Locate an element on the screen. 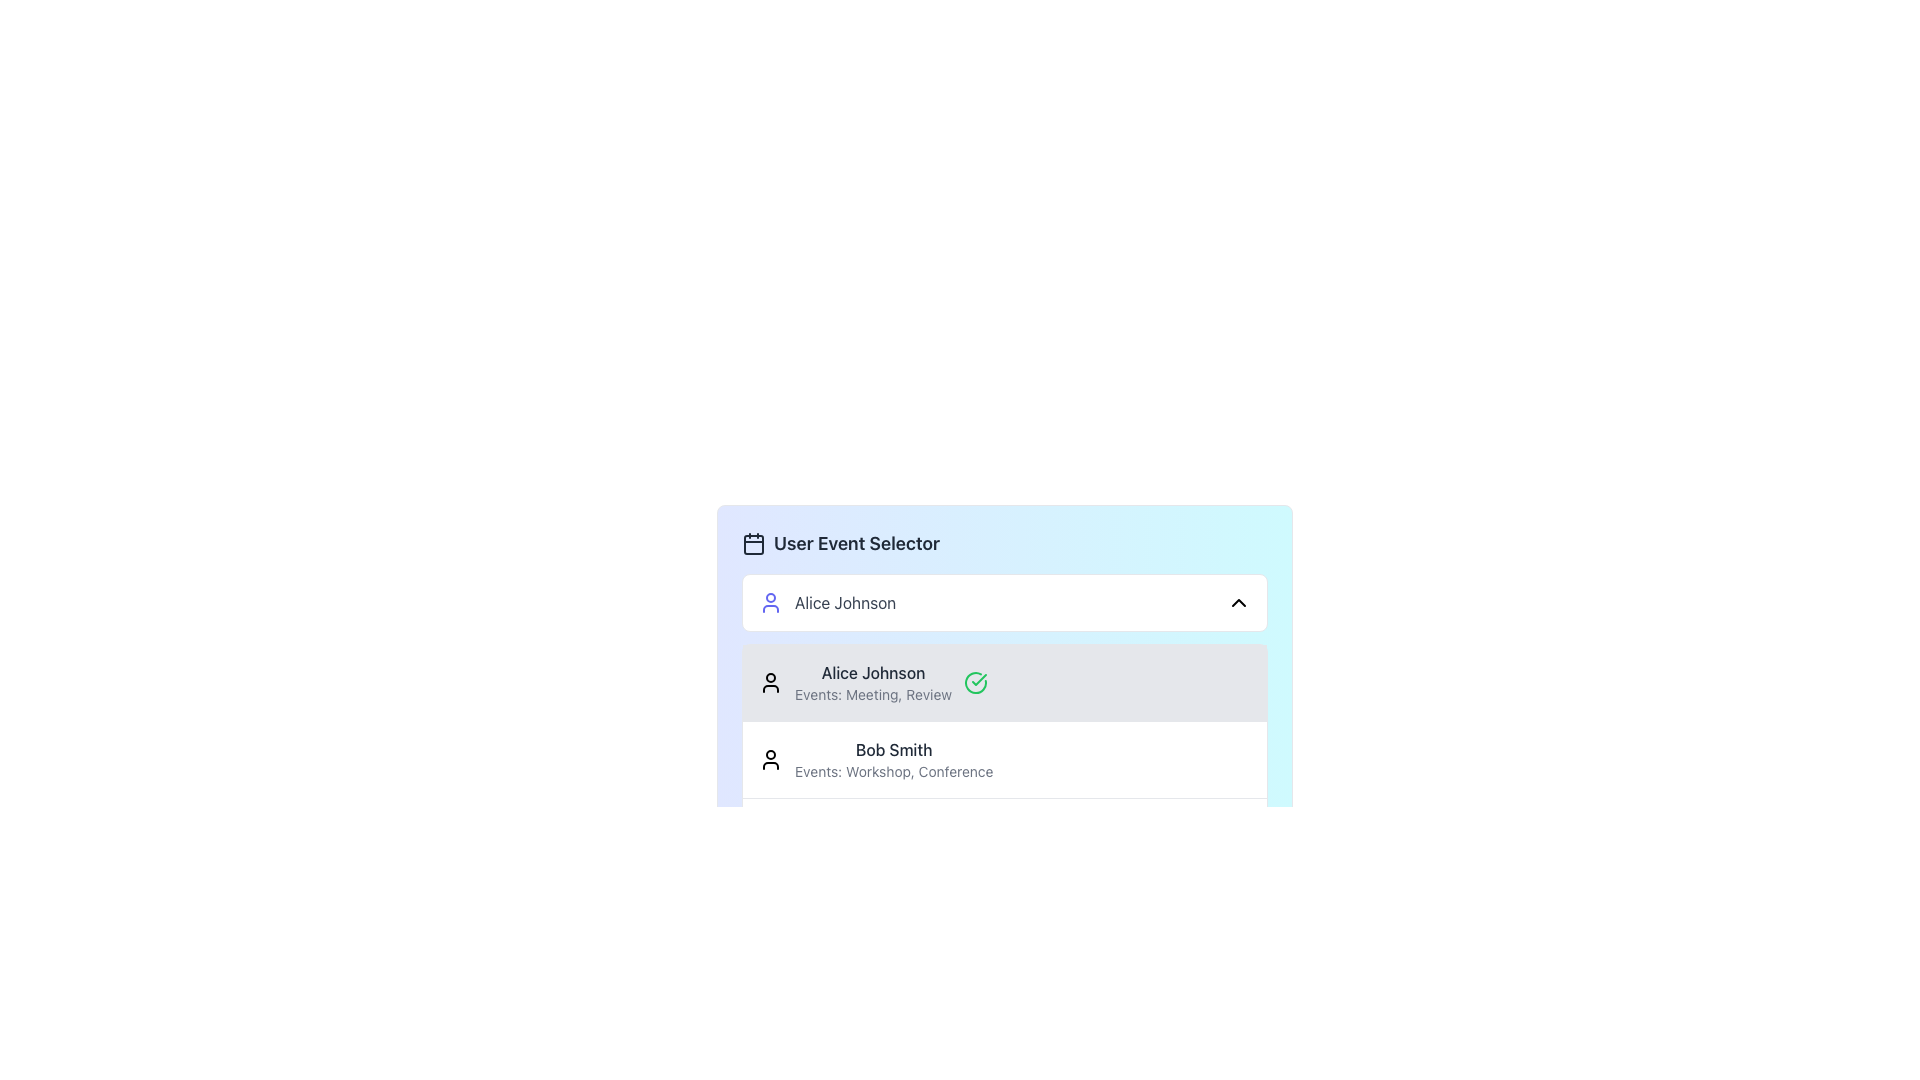 Image resolution: width=1920 pixels, height=1080 pixels. the calendar icon located at the leftmost side of the header section of the 'User Event Selector', which precedes the bold header text 'User Event Selector' is located at coordinates (752, 543).